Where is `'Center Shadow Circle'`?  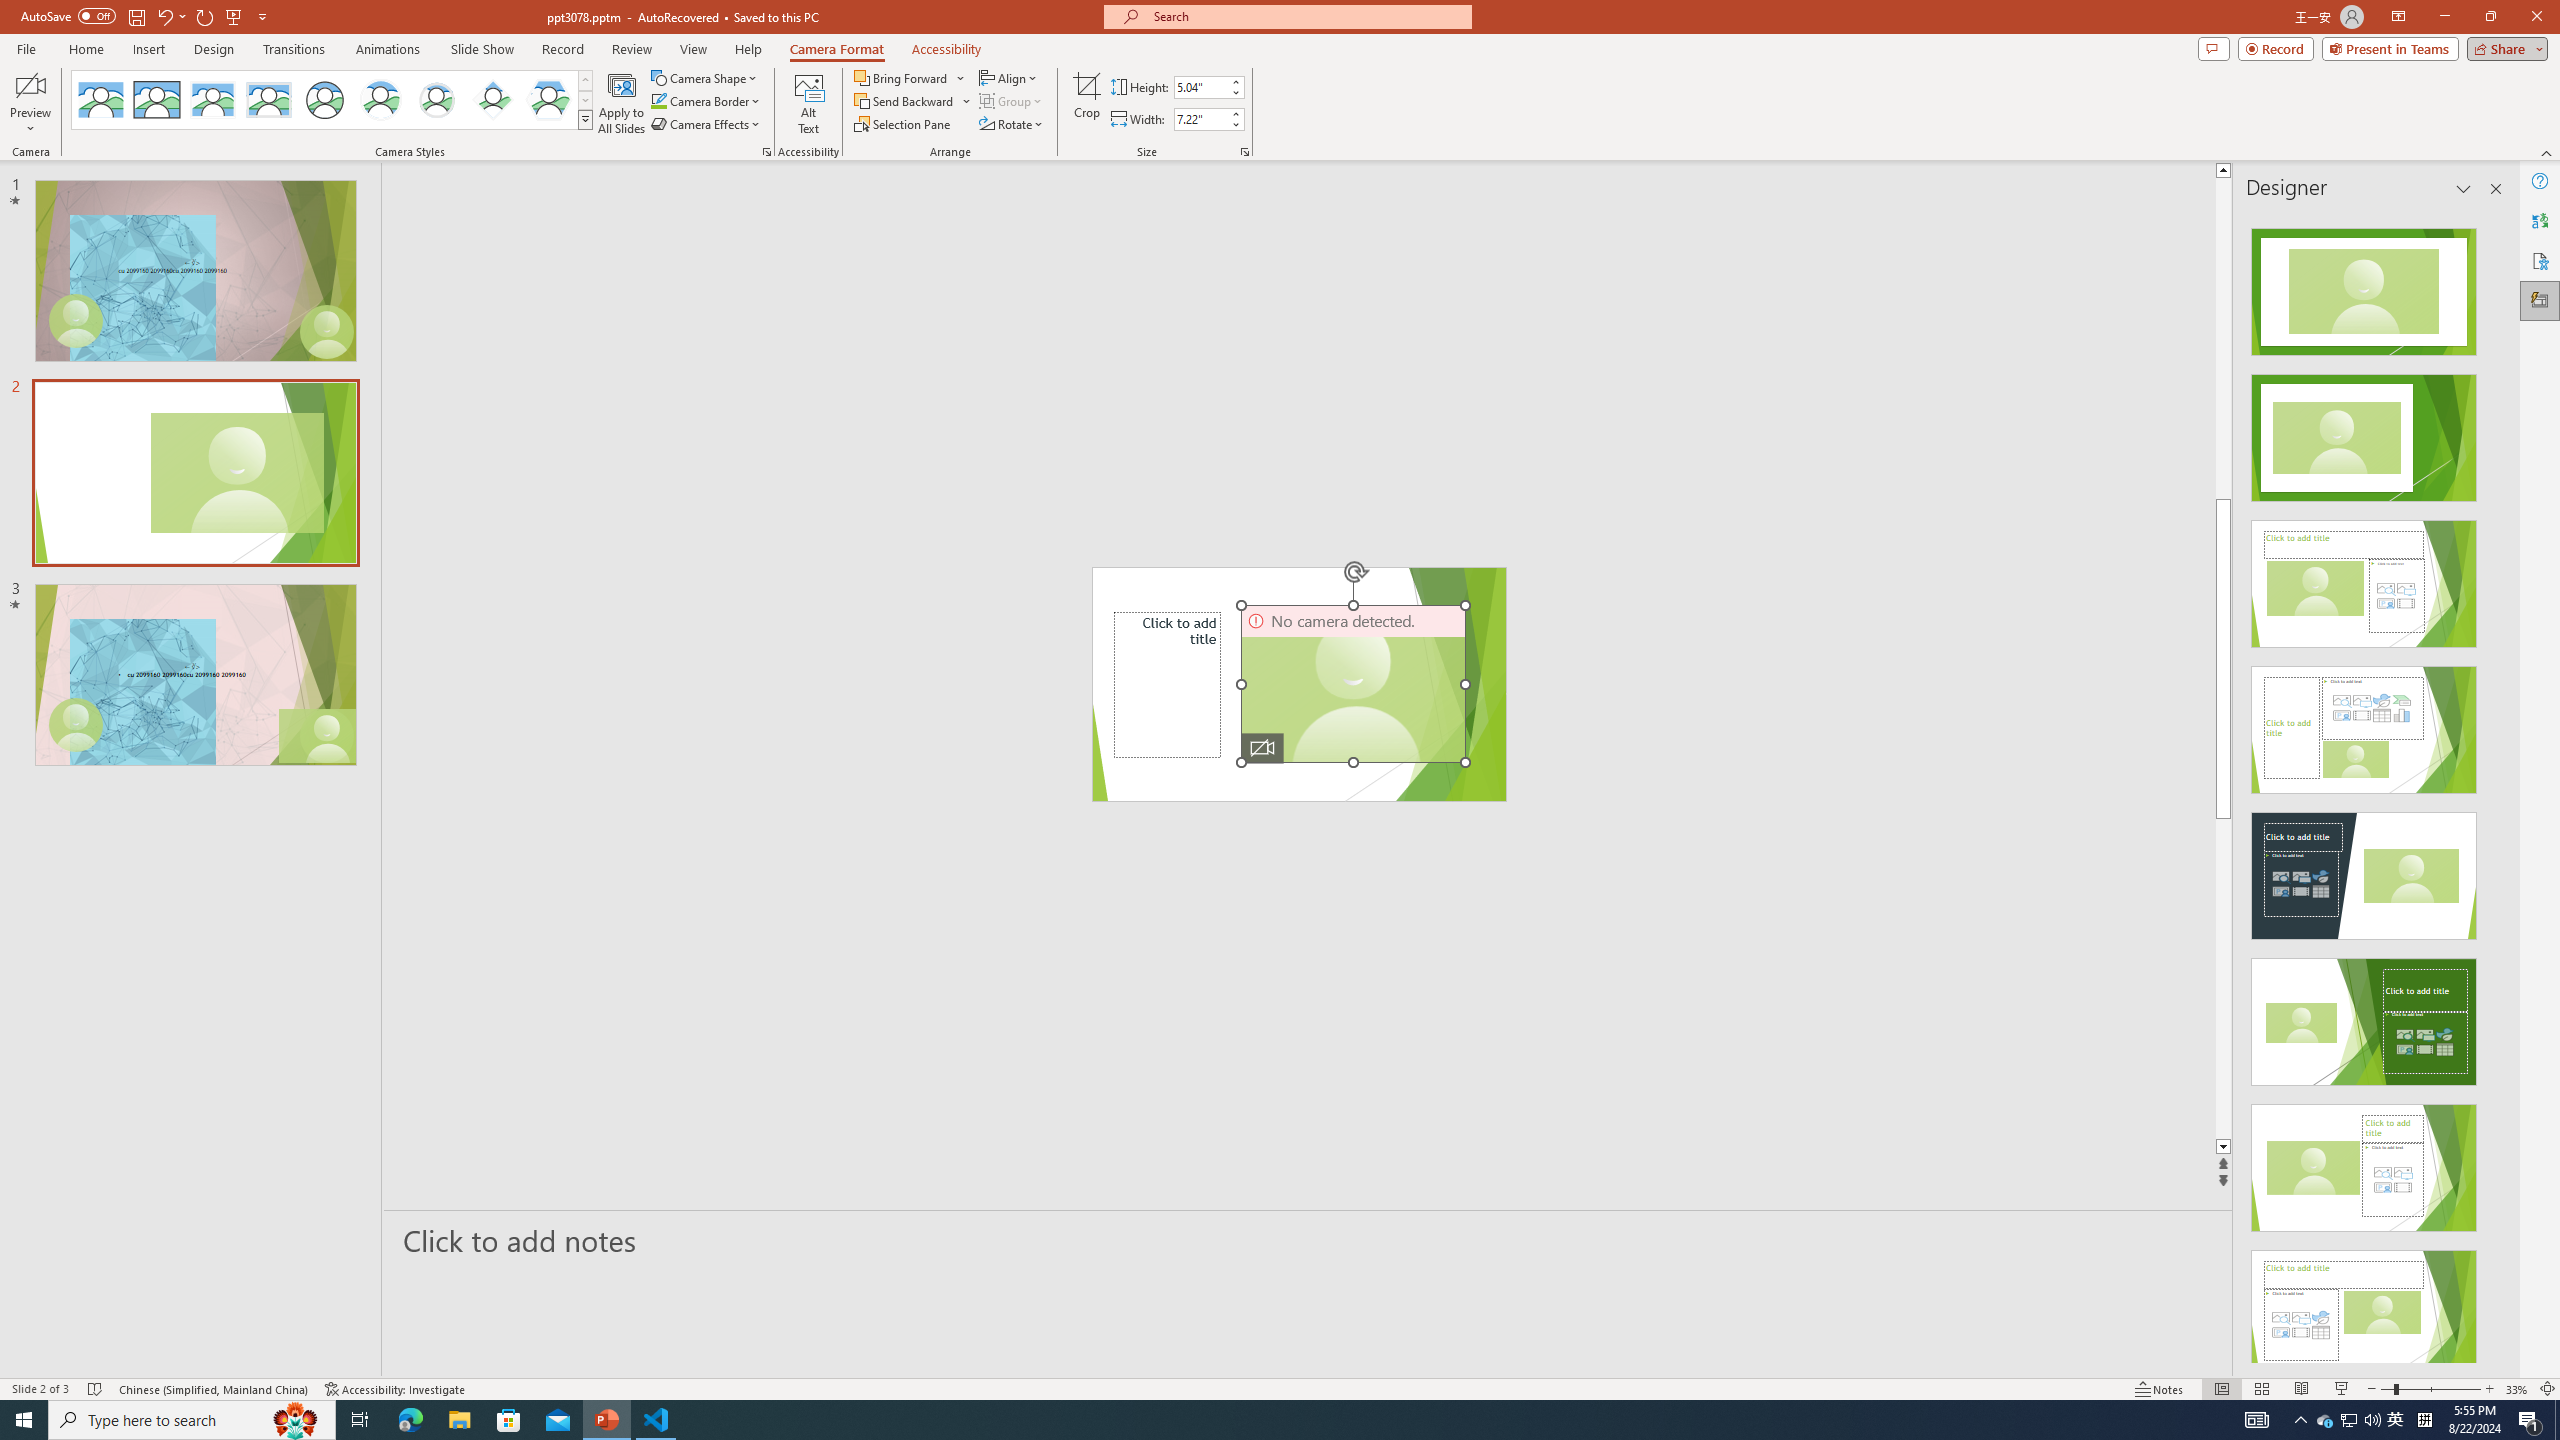 'Center Shadow Circle' is located at coordinates (380, 99).